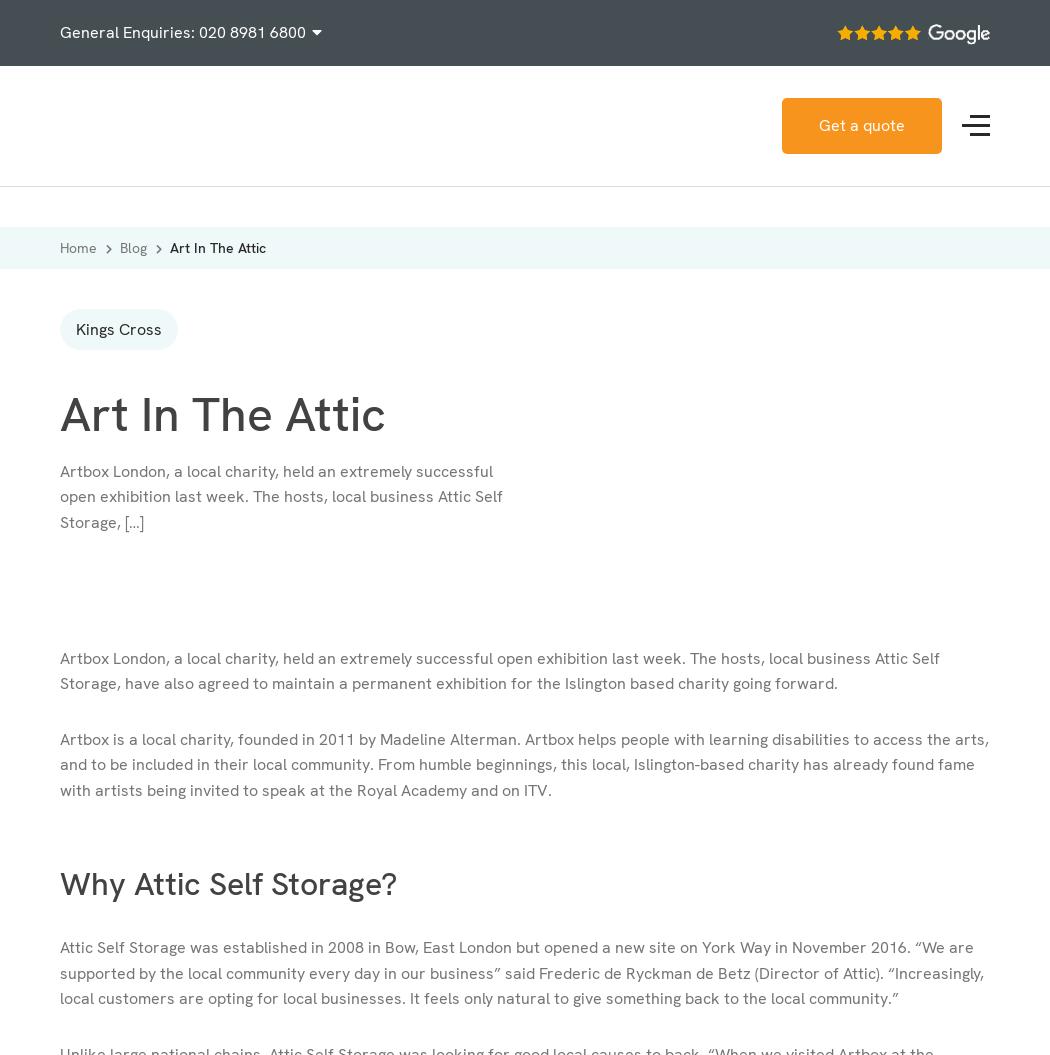 The height and width of the screenshot is (1055, 1050). I want to click on 'Artbox is a local charity, founded in 2011 by Madeline Alterman. Artbox helps people with learning disabilities to access the arts, and to be included in their local community. From humble beginnings, this local, Islington-based charity has already found fame with artists being invited to speak at the Royal Academy and on ITV.', so click(523, 763).